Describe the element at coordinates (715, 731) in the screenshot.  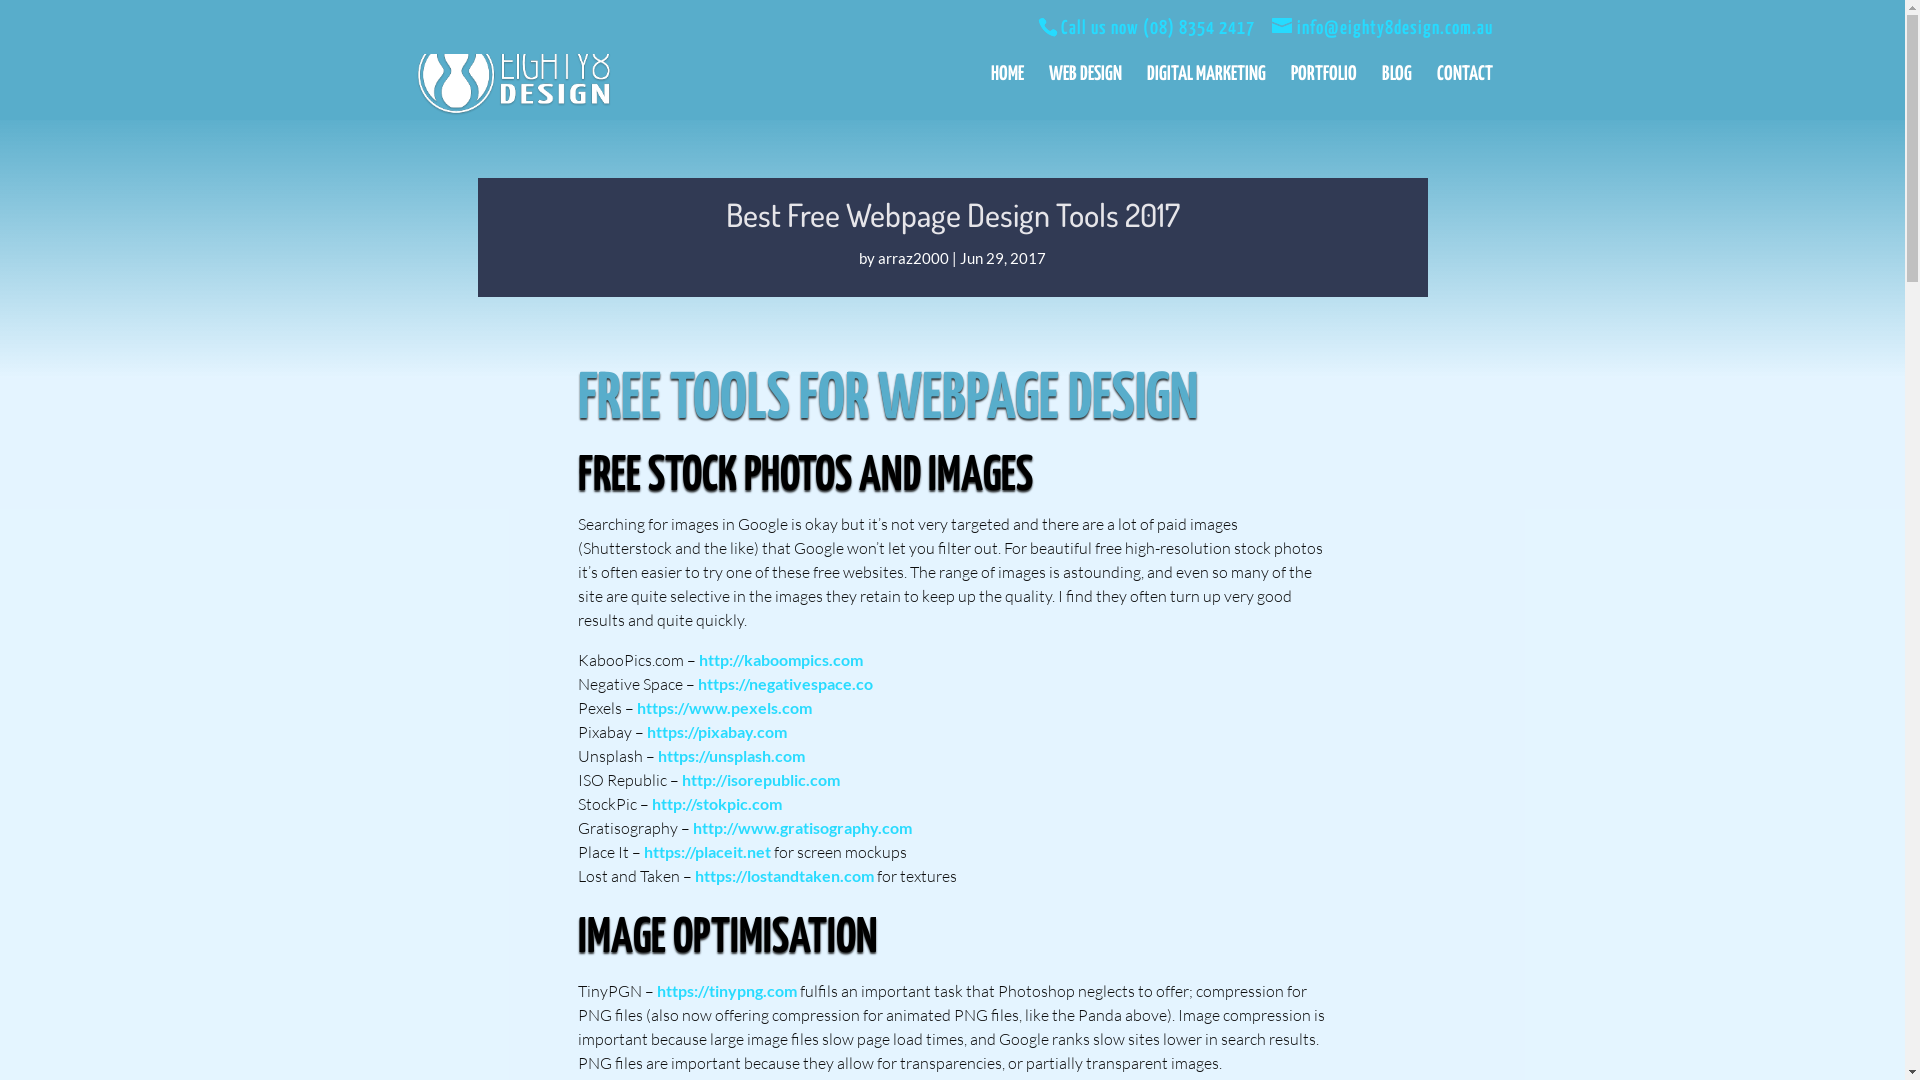
I see `'https://pixabay.com'` at that location.